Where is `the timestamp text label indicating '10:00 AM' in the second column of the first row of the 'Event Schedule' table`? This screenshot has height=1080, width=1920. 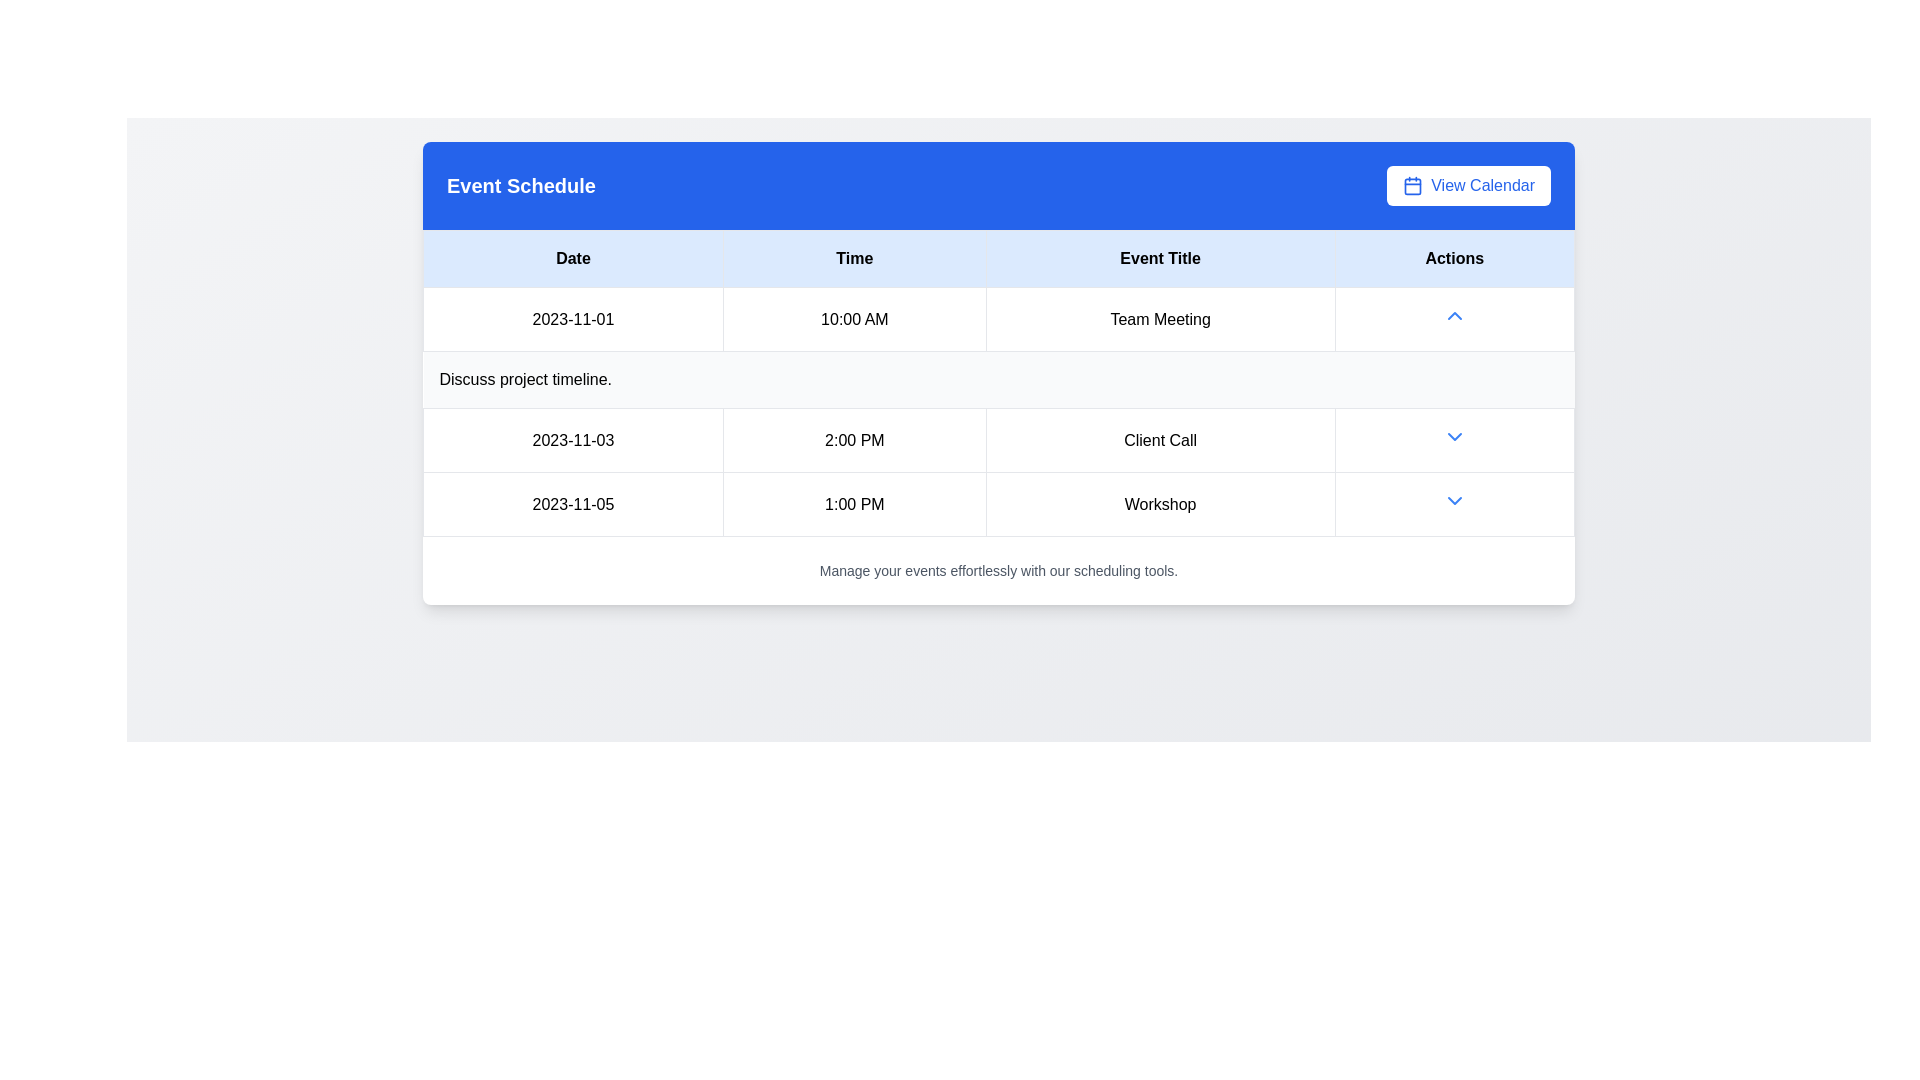 the timestamp text label indicating '10:00 AM' in the second column of the first row of the 'Event Schedule' table is located at coordinates (854, 318).